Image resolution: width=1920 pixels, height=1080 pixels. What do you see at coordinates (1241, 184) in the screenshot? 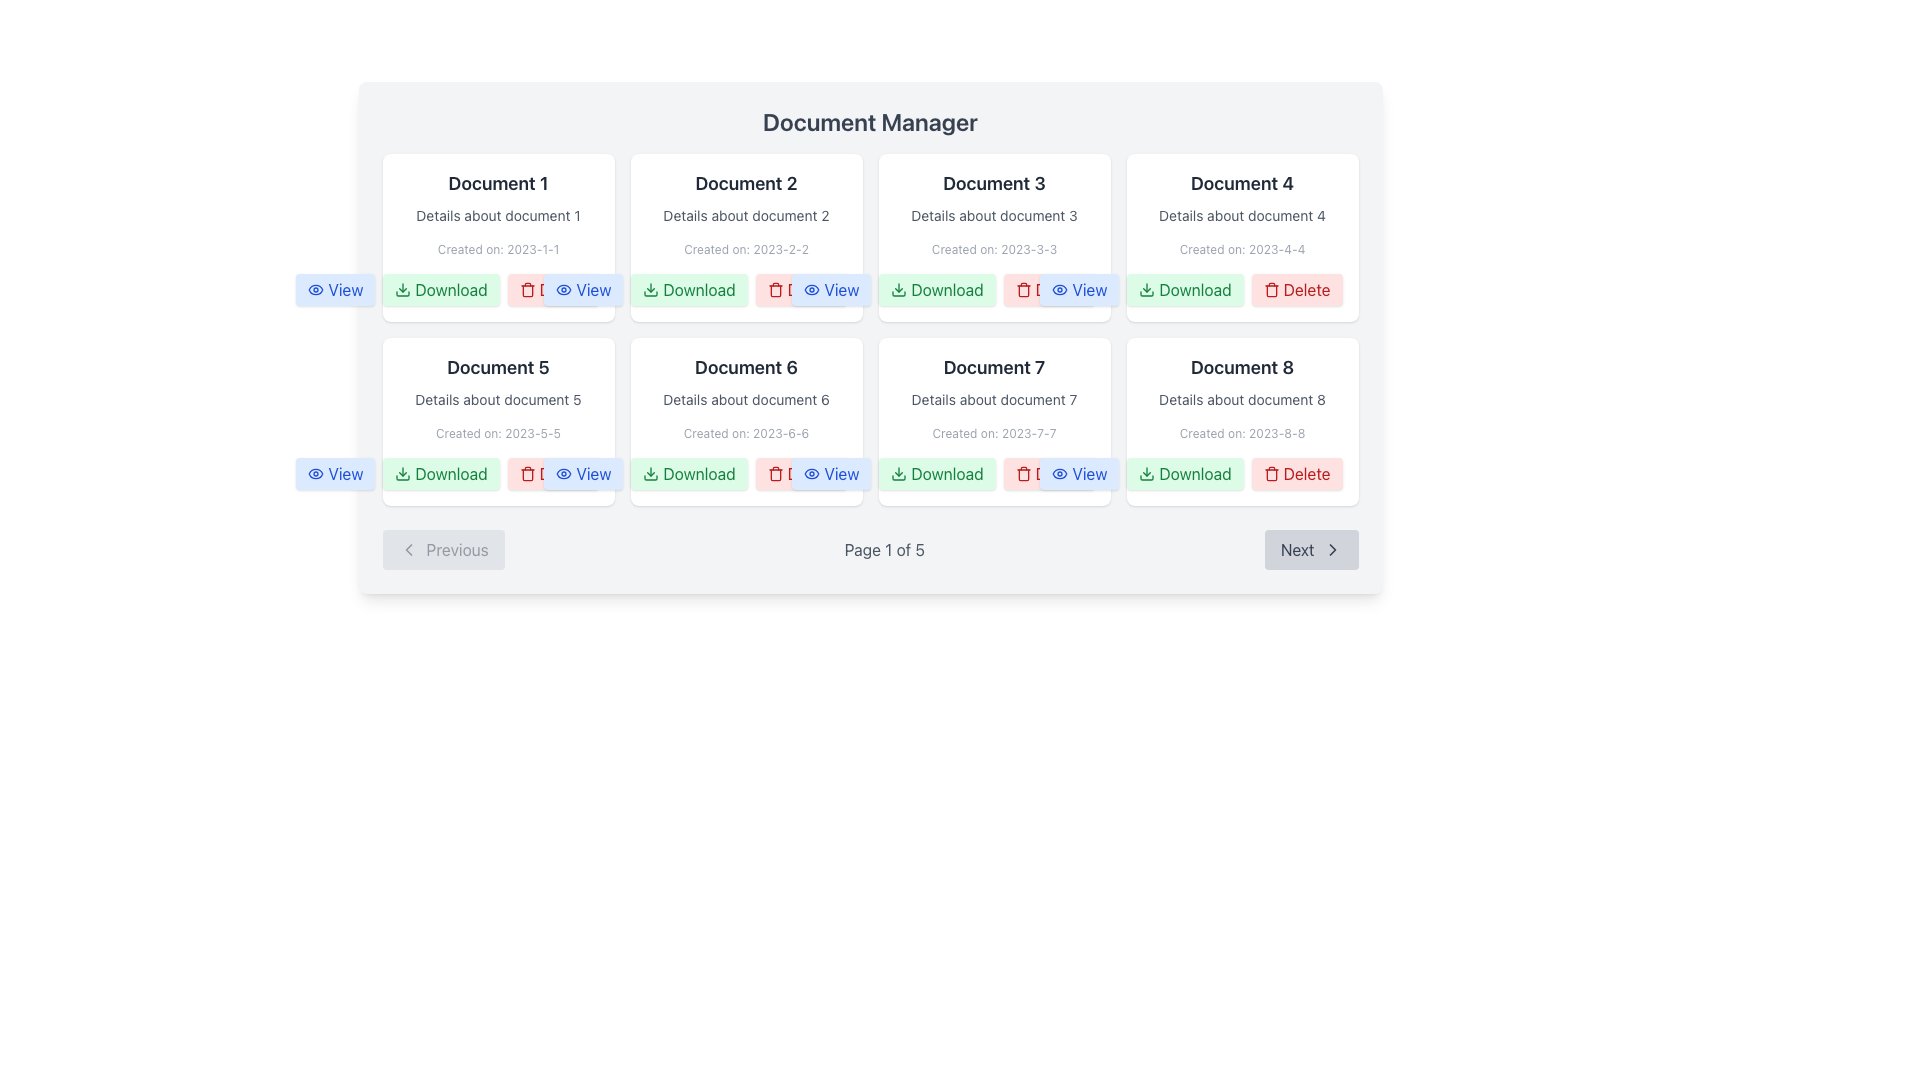
I see `the 'Document 4' text label located in the top-right card of the grid layout in the document manager interface` at bounding box center [1241, 184].